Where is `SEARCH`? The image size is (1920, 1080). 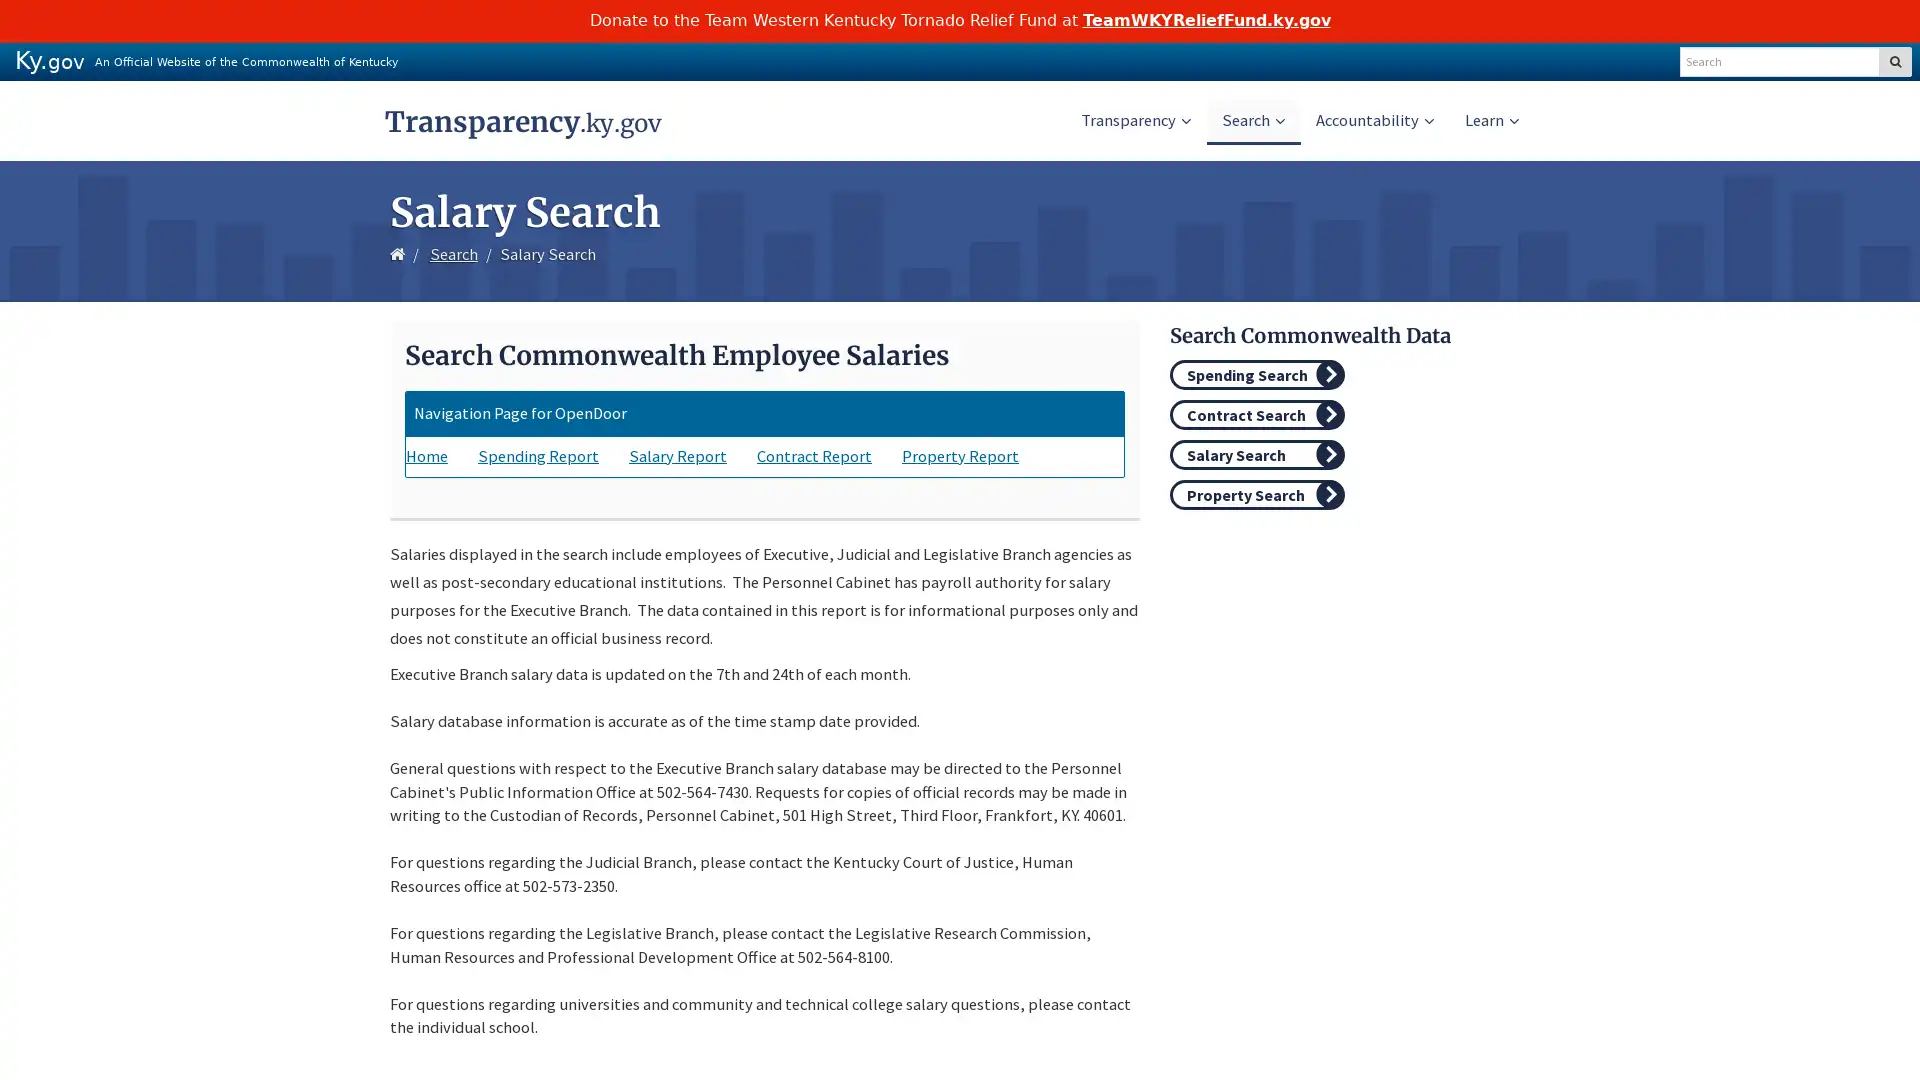 SEARCH is located at coordinates (1894, 60).